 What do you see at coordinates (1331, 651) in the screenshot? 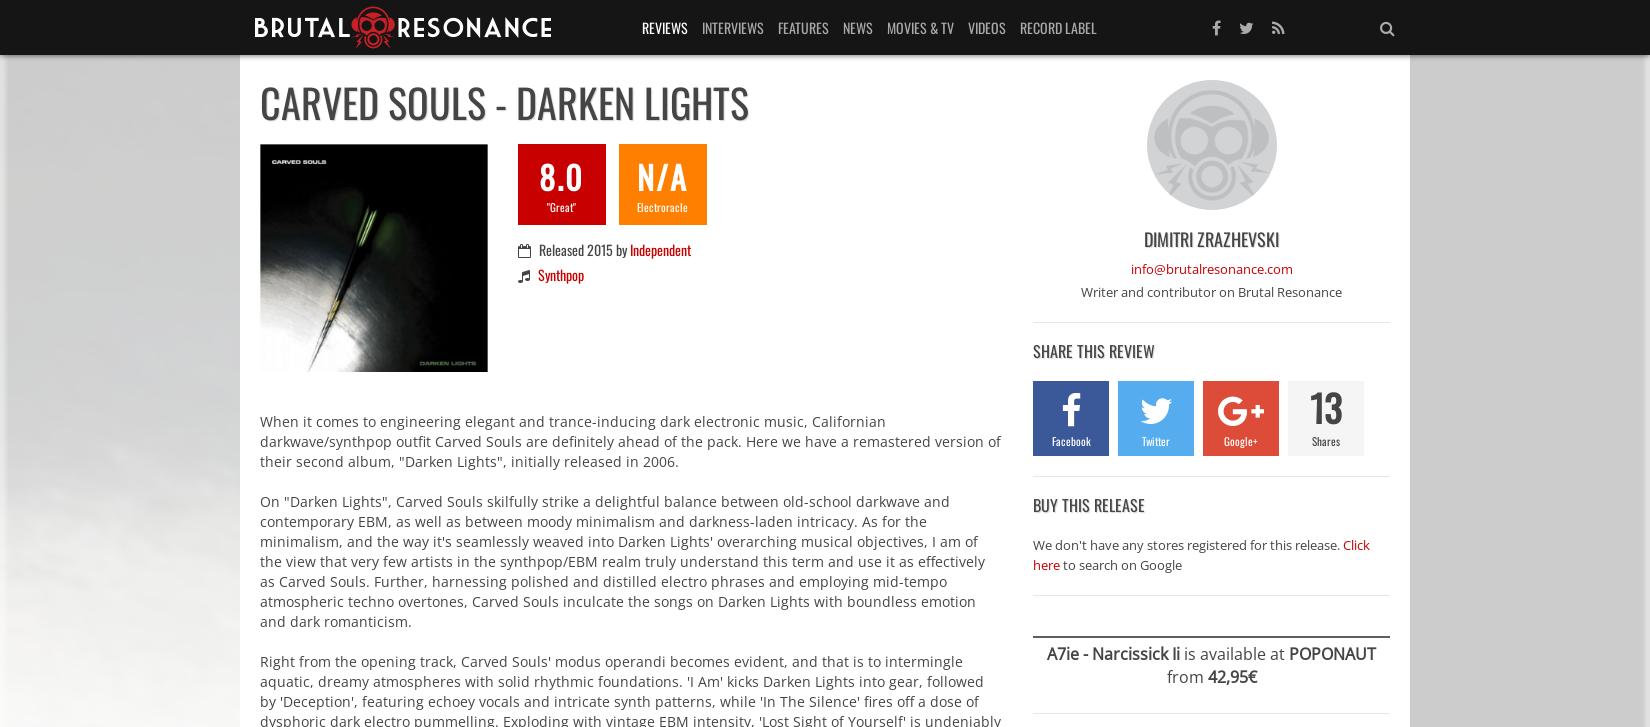
I see `'POPONAUT'` at bounding box center [1331, 651].